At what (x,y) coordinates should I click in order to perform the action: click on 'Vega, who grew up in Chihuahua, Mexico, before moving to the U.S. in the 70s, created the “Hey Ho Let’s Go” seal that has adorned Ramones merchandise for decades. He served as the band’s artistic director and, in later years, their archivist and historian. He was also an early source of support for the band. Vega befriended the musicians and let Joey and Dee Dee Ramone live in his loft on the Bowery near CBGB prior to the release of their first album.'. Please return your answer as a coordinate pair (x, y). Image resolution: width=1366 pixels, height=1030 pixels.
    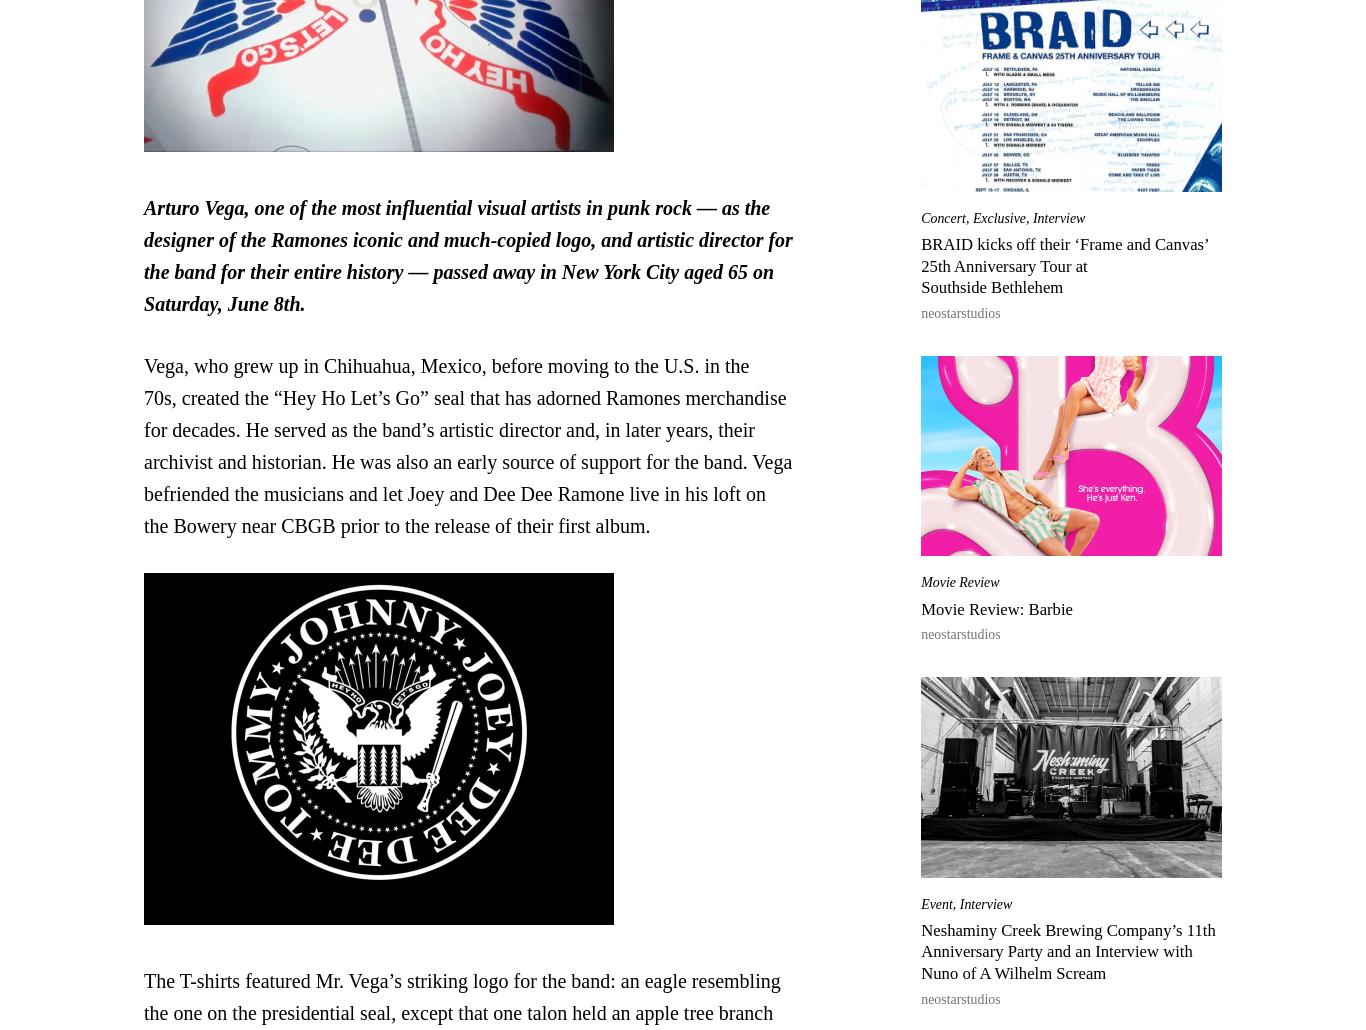
    Looking at the image, I should click on (467, 444).